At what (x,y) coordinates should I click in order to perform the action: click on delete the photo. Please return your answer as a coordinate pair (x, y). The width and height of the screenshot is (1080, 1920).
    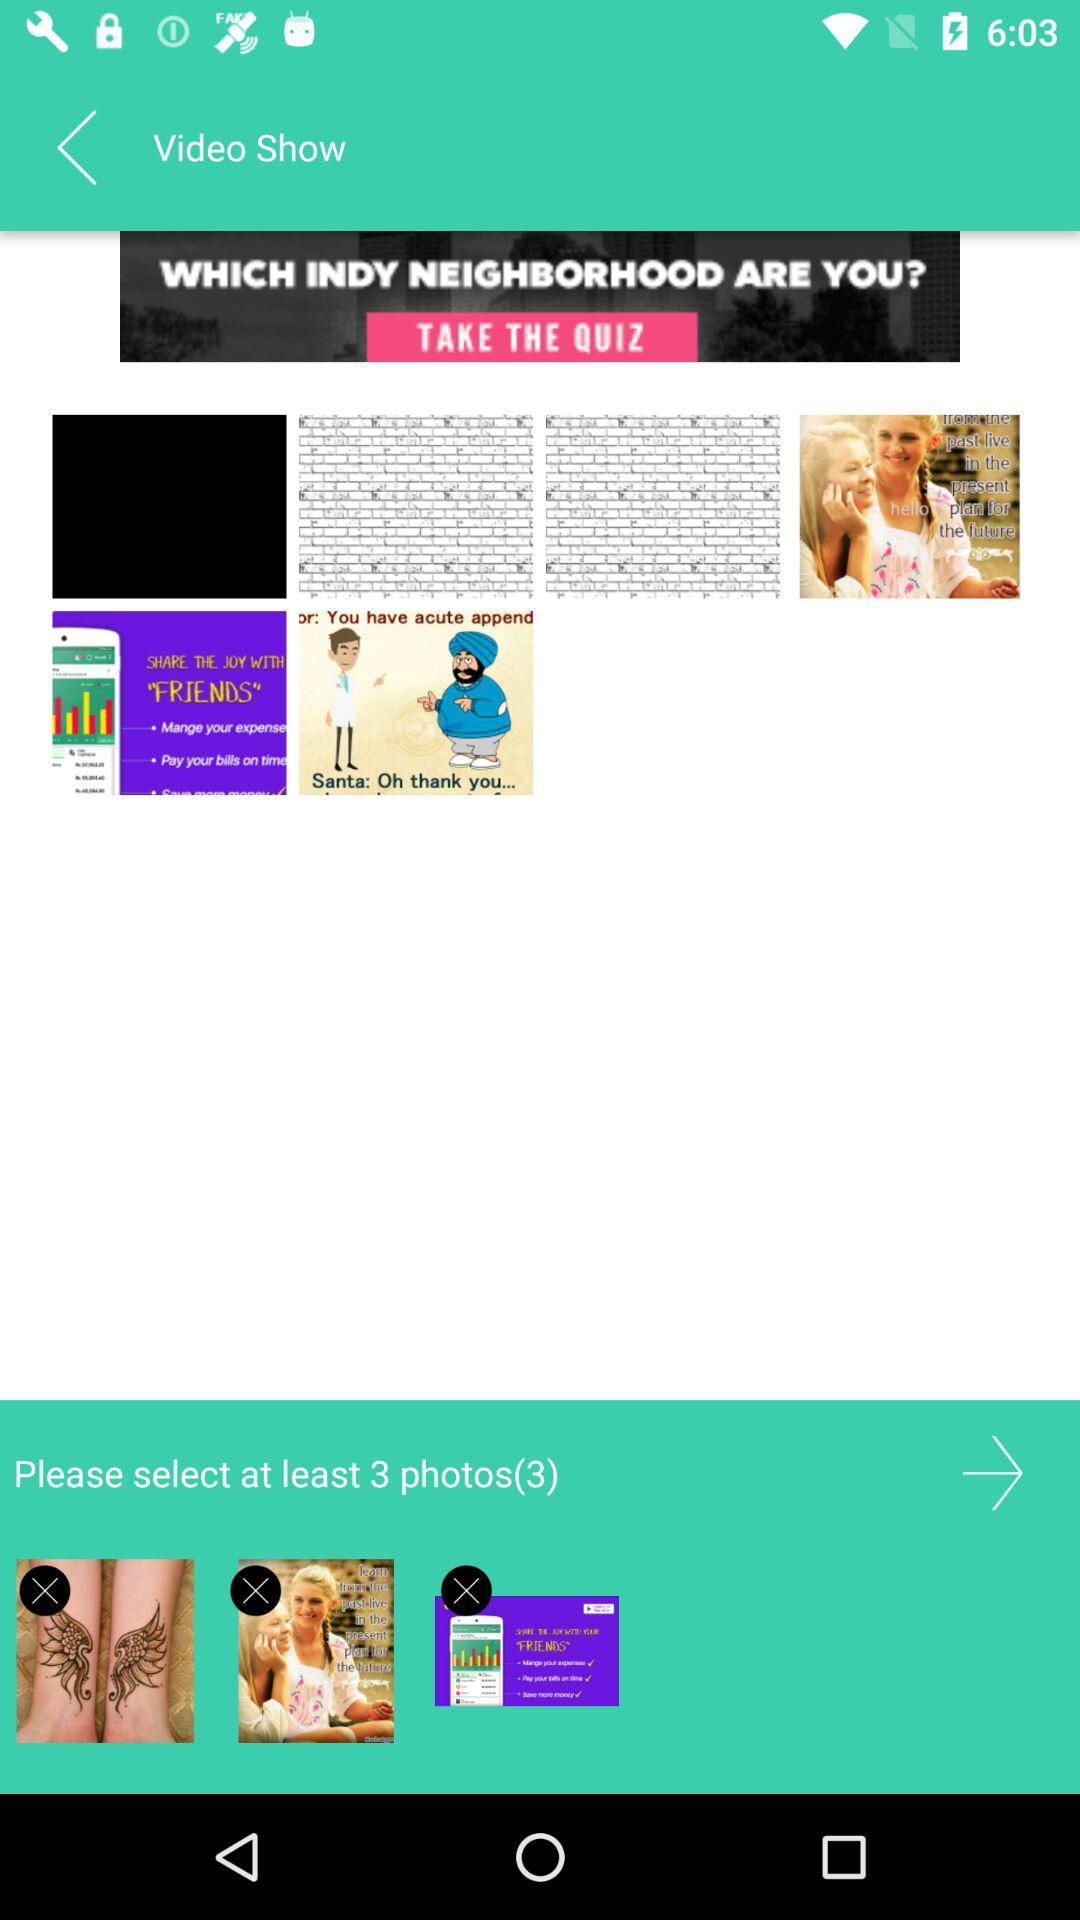
    Looking at the image, I should click on (254, 1589).